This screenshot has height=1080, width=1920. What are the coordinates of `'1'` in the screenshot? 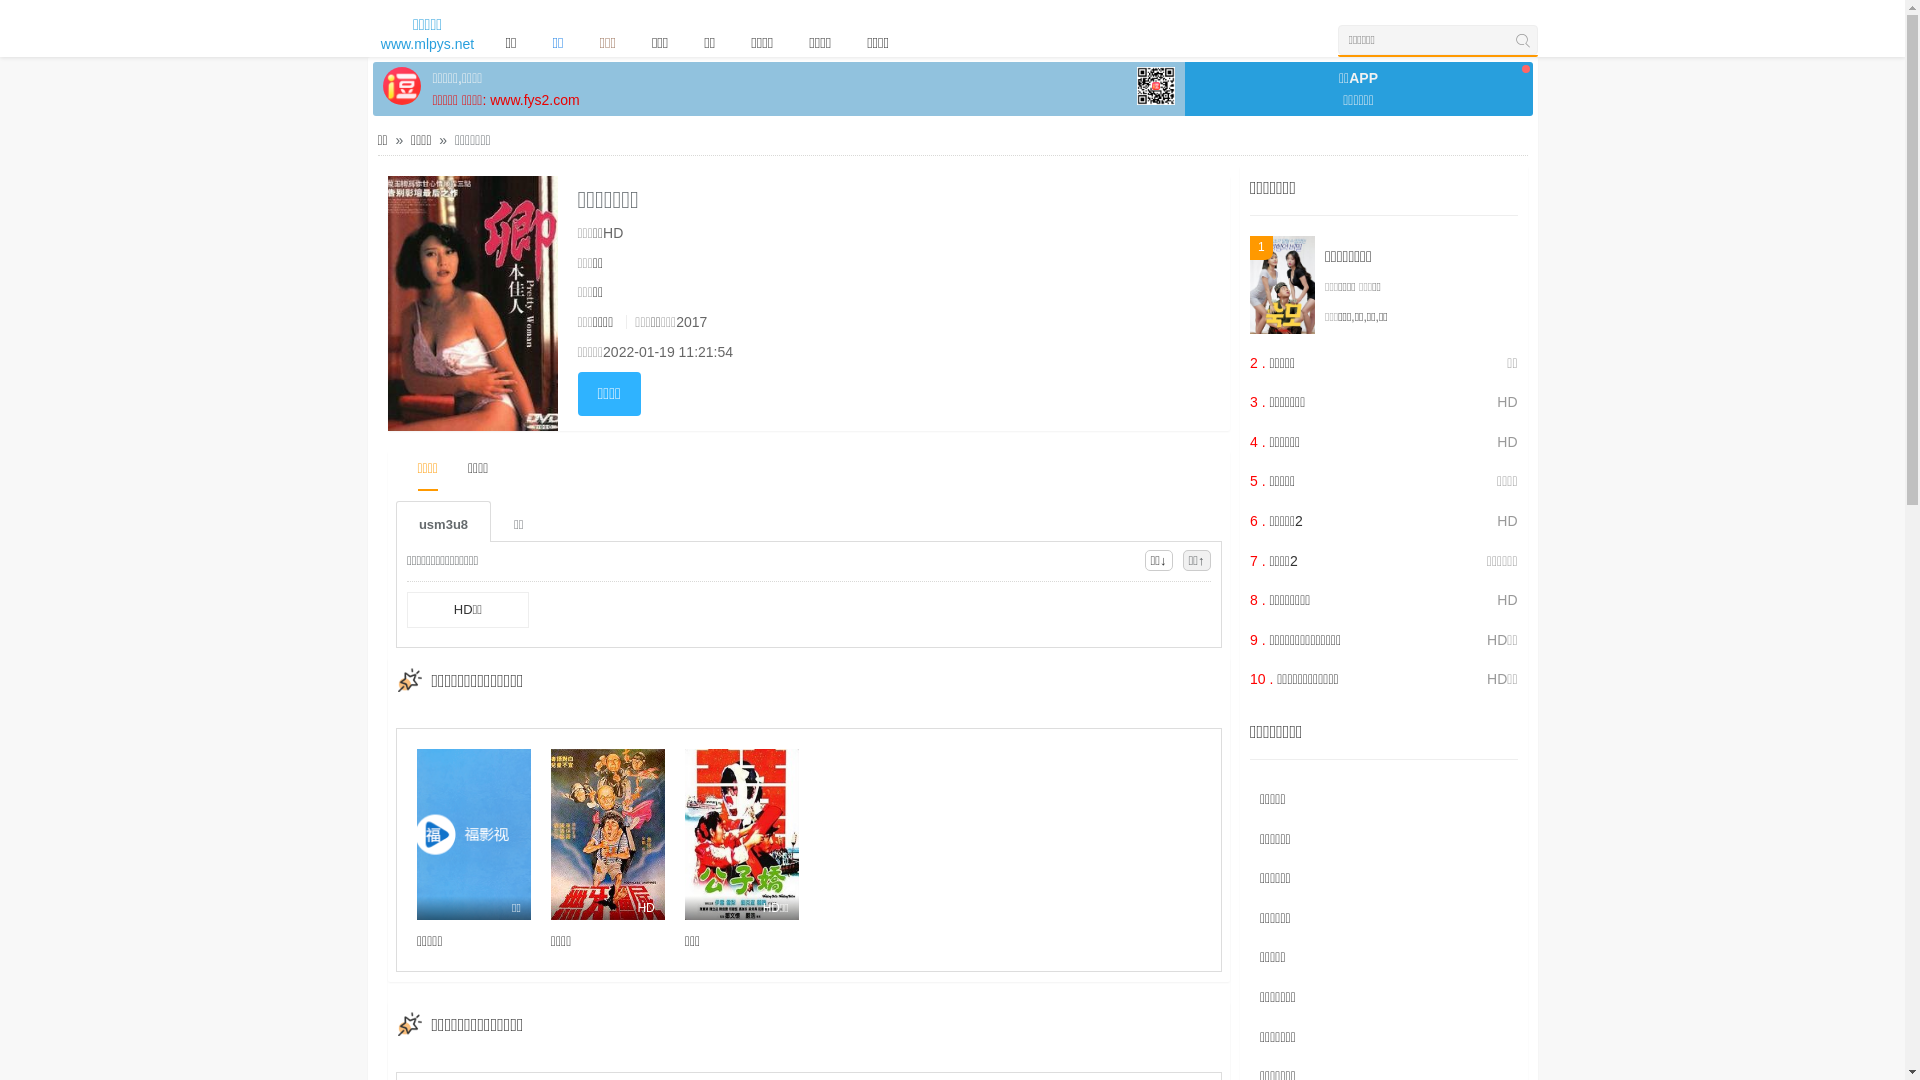 It's located at (1248, 285).